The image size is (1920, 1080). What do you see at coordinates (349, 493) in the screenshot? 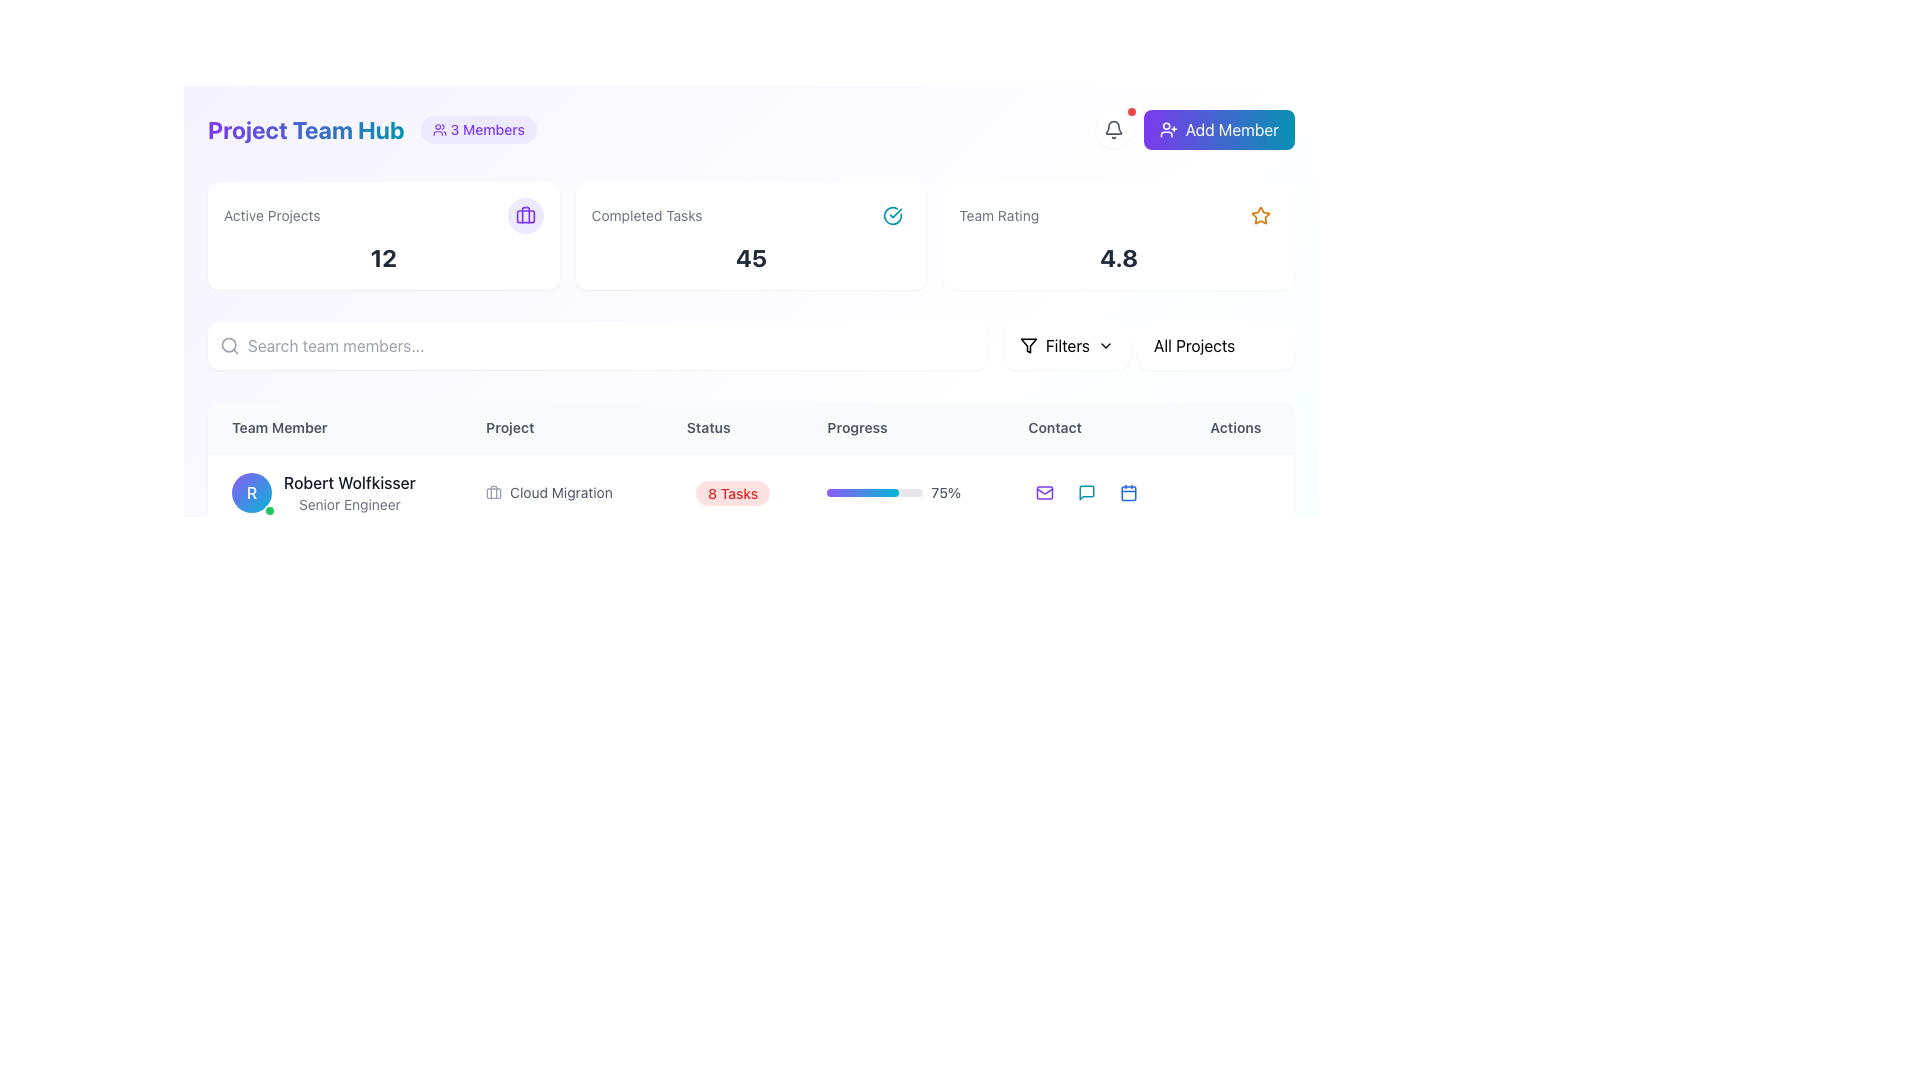
I see `the text block displaying the name and professional title of a team member, which is located beside their circular avatar in the 'Team Member' column` at bounding box center [349, 493].